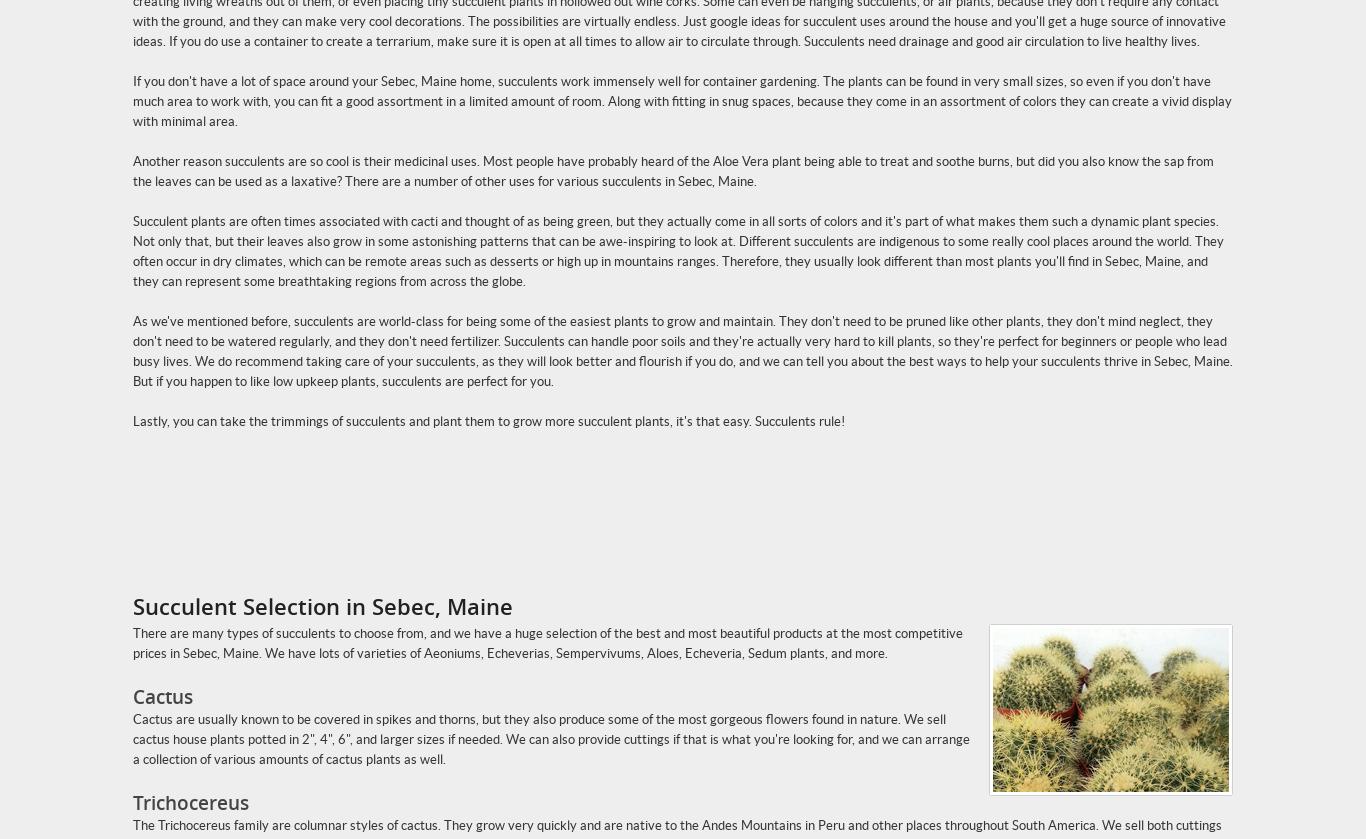  What do you see at coordinates (548, 642) in the screenshot?
I see `'There are many types of succulents to choose from, and we have a huge selection of the best and most beautiful products at the most competitive prices in Sebec, Maine. We have lots of varieties of Aeoniums, Echeverias, Sempervivums, Aloes, Echeveria, Sedum plants, and more.'` at bounding box center [548, 642].